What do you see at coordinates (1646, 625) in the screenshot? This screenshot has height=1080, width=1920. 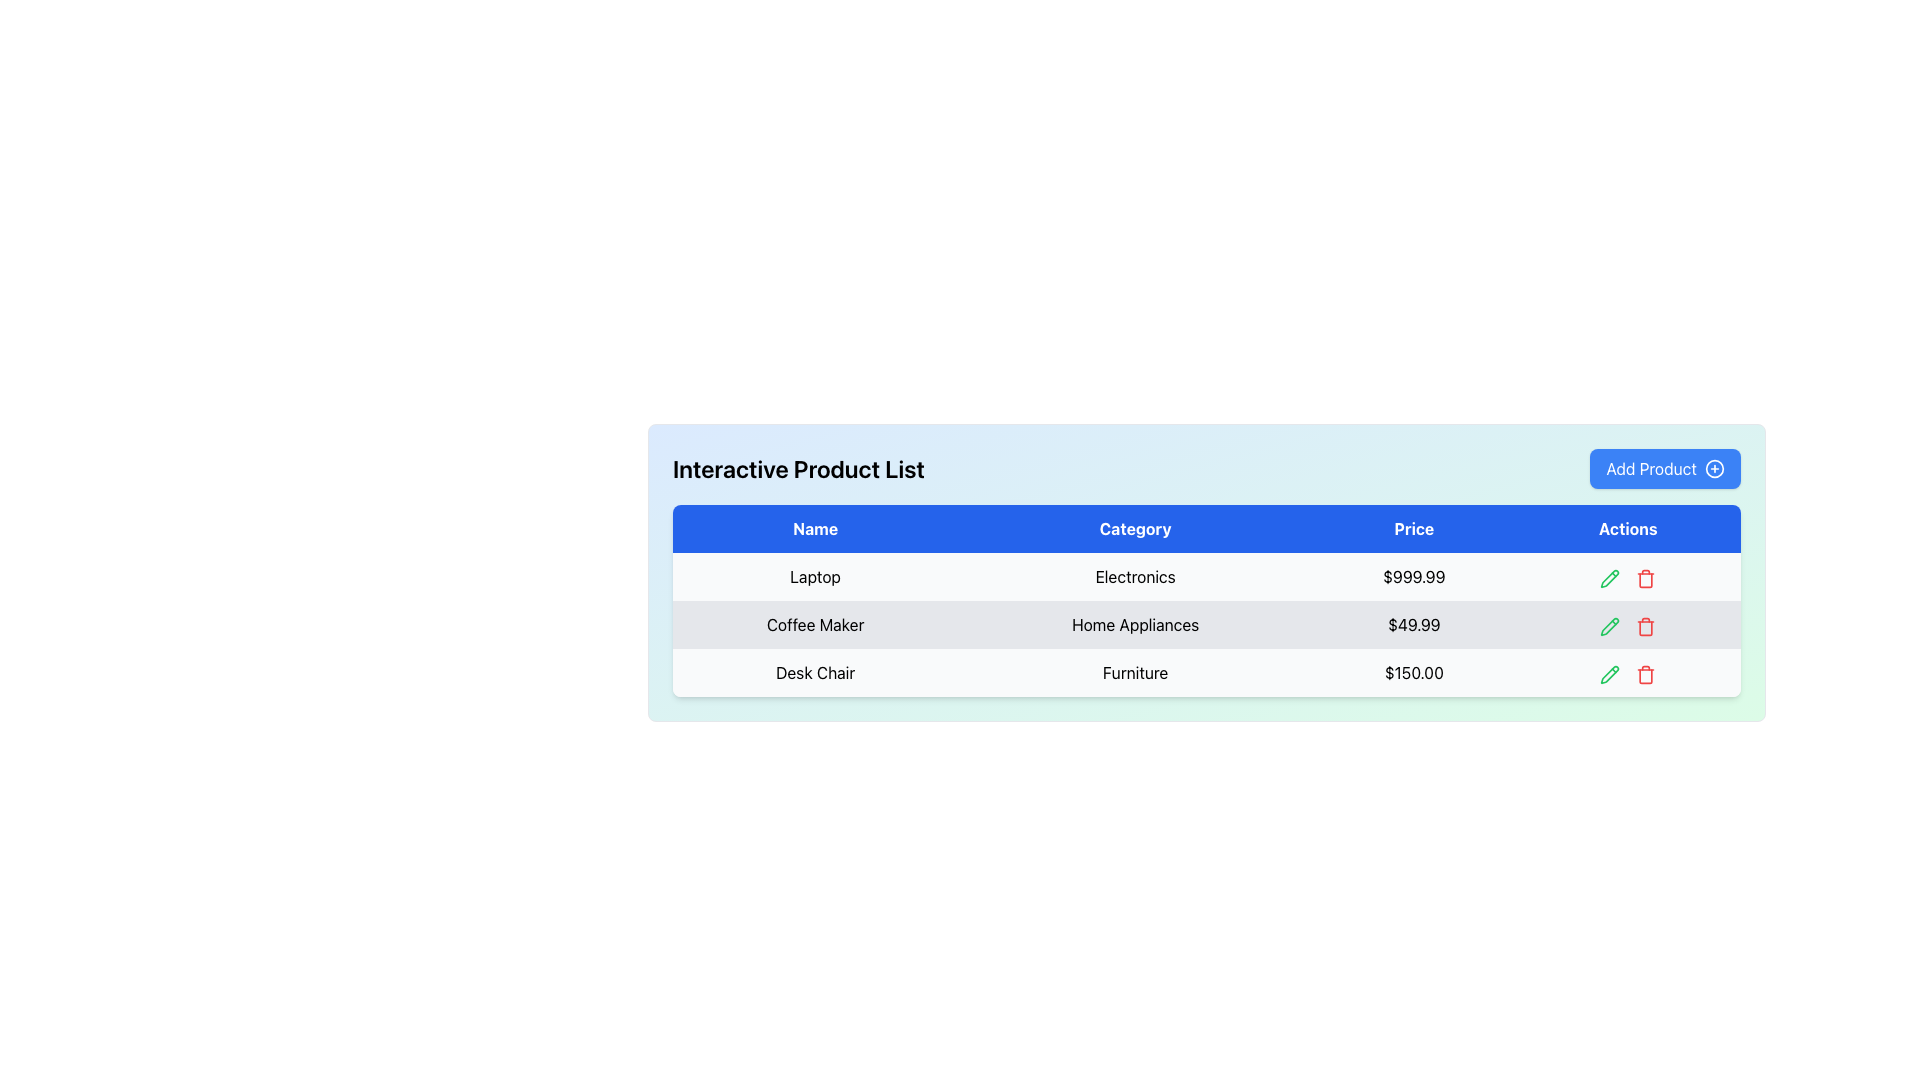 I see `the delete icon button` at bounding box center [1646, 625].